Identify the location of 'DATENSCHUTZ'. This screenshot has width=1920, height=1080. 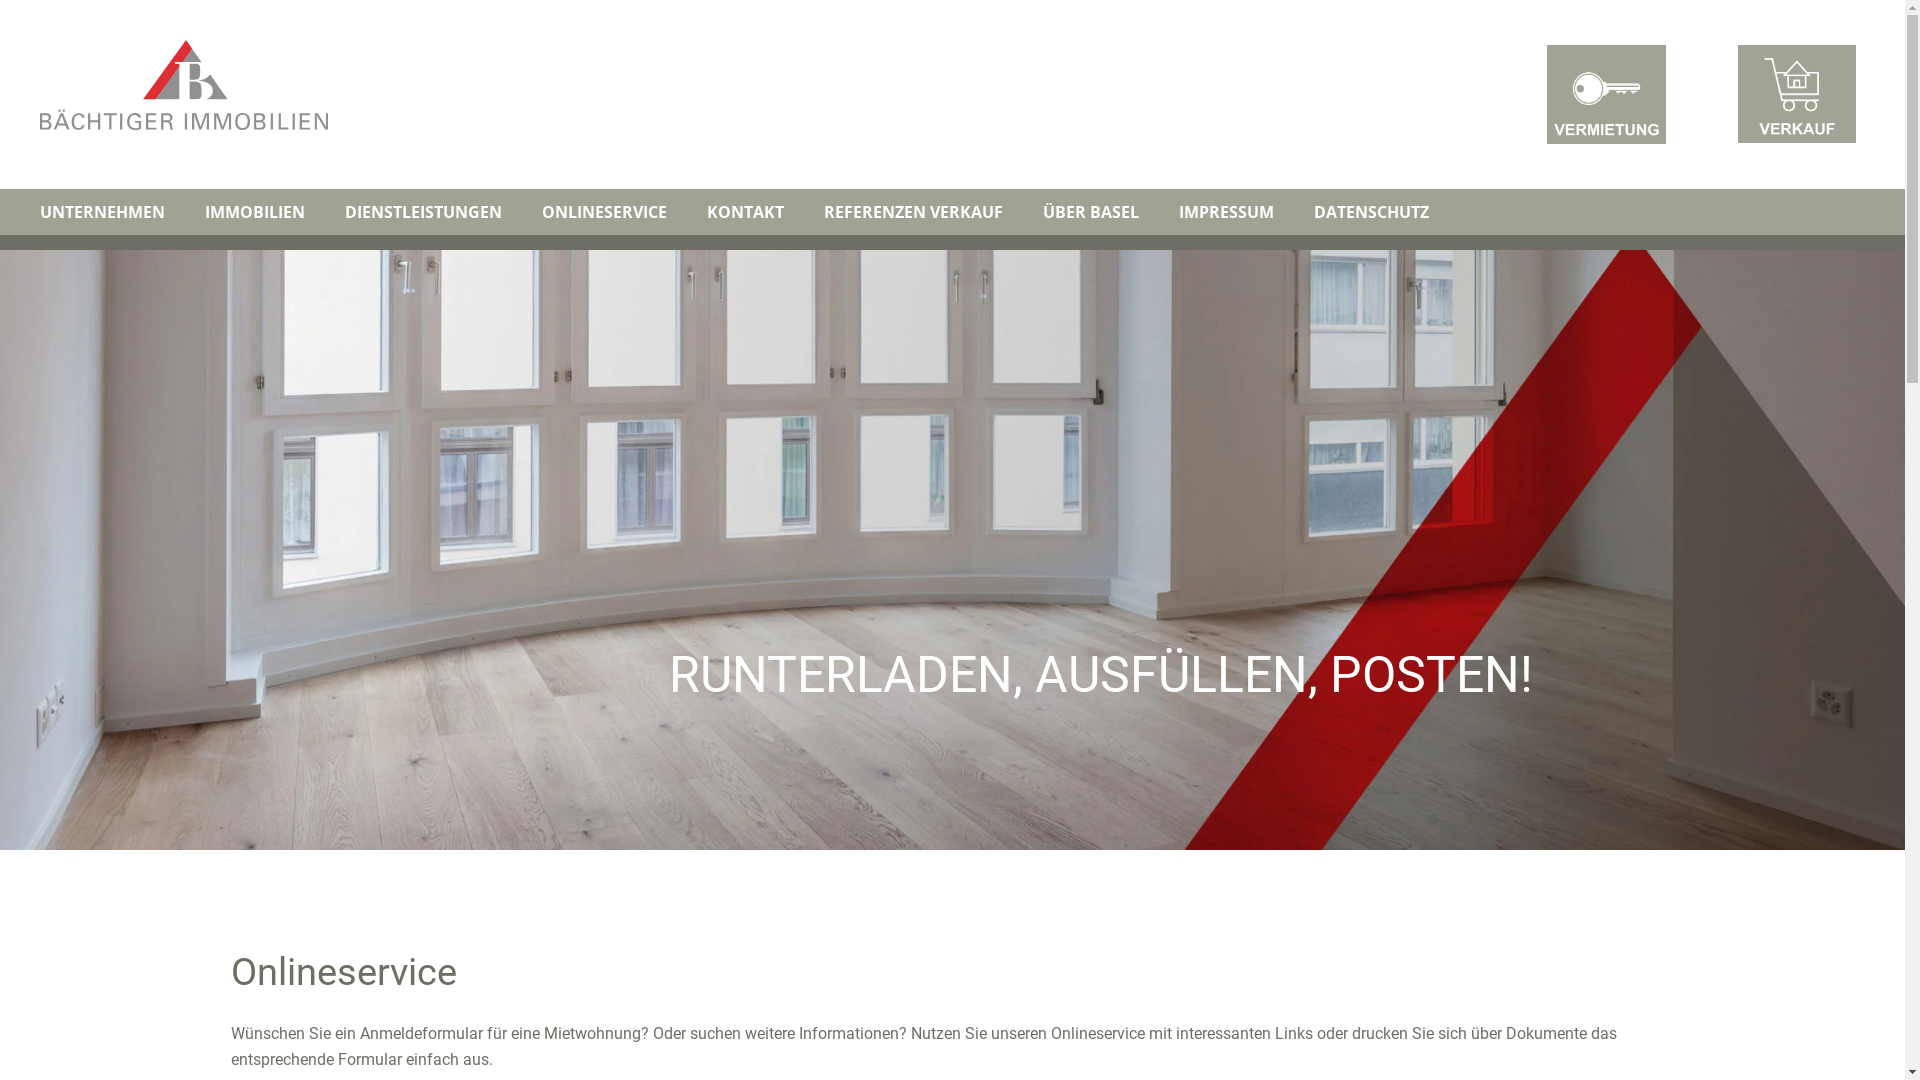
(1370, 212).